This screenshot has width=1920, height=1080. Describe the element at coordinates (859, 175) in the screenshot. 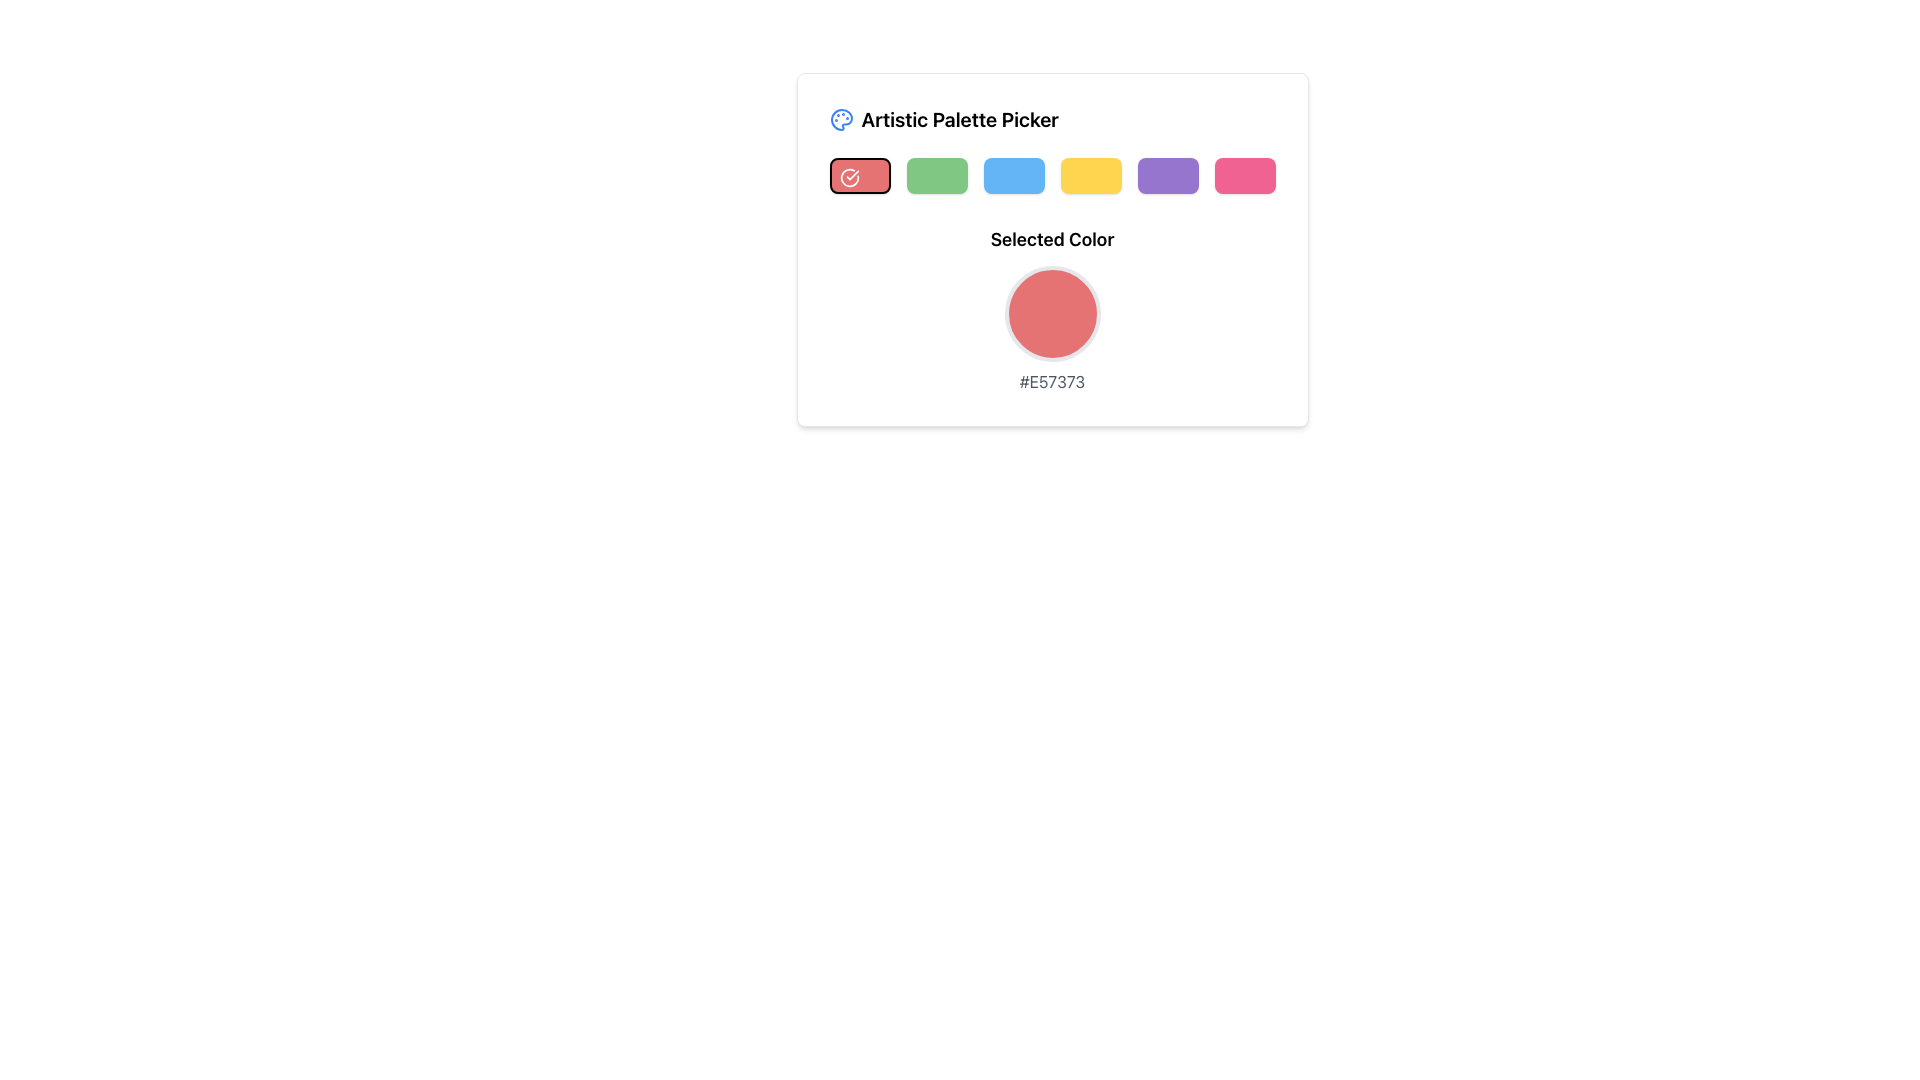

I see `the rectangular button with a rounded border and red background that has a checkmark icon in the top left corner, located under the title 'Artistic Palette Picker.'` at that location.